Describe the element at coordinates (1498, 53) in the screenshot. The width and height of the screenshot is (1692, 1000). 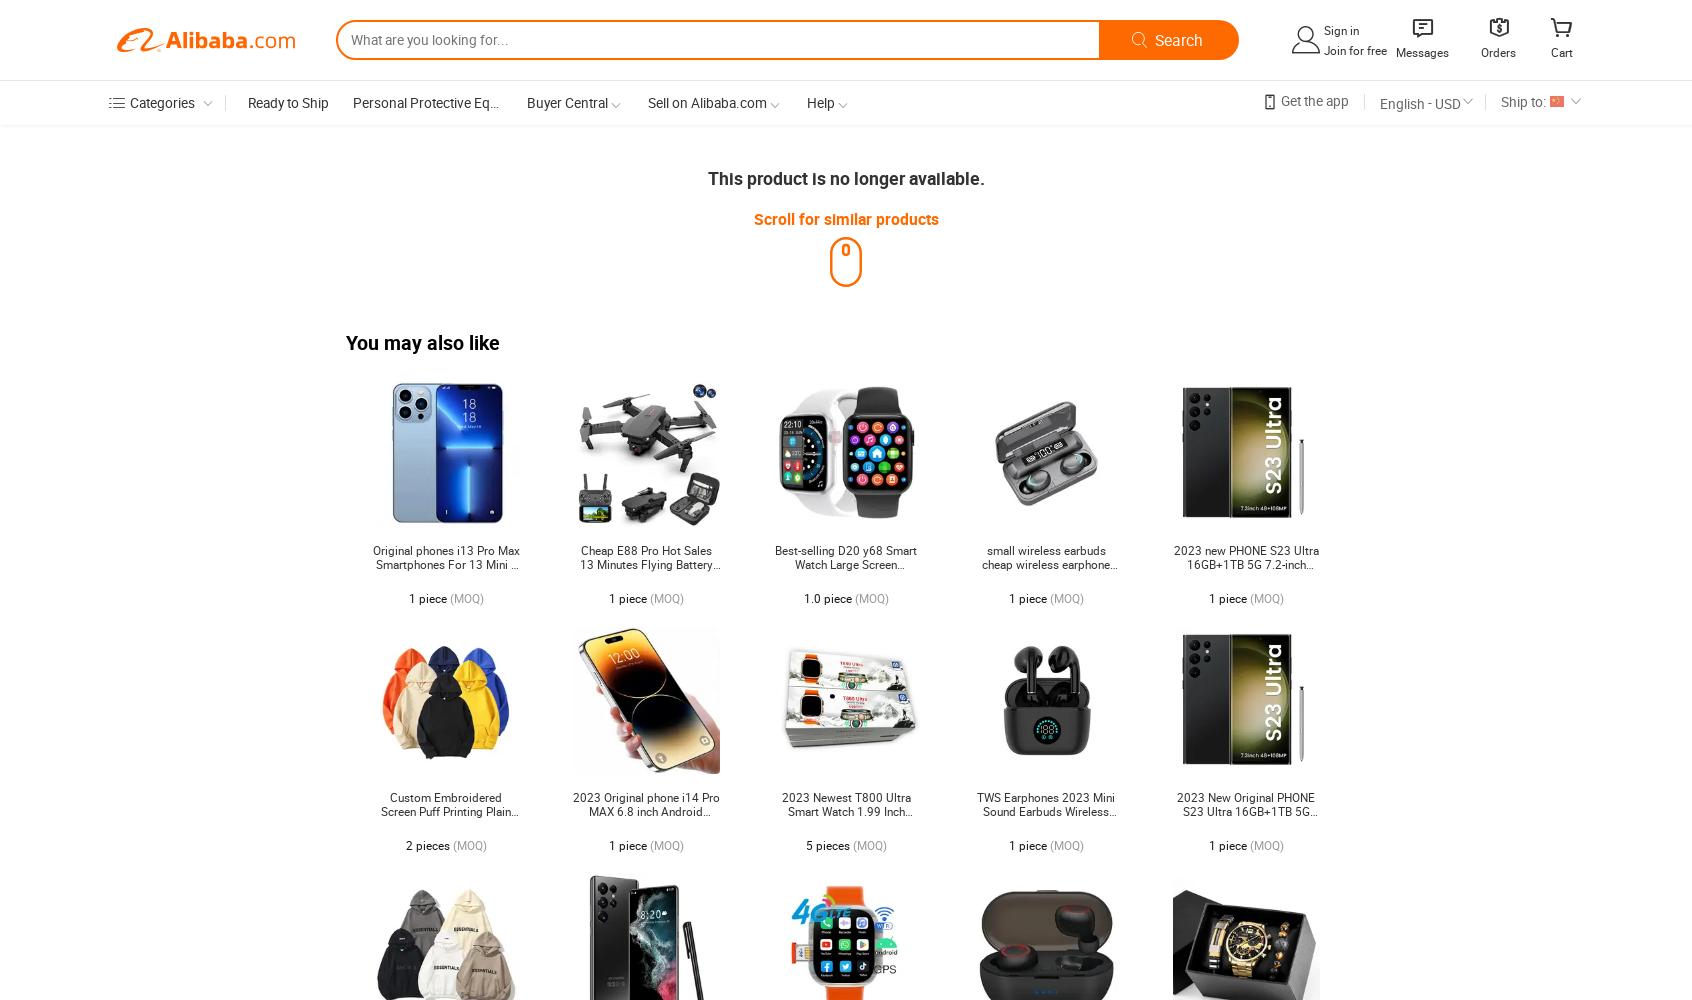
I see `'Orders'` at that location.